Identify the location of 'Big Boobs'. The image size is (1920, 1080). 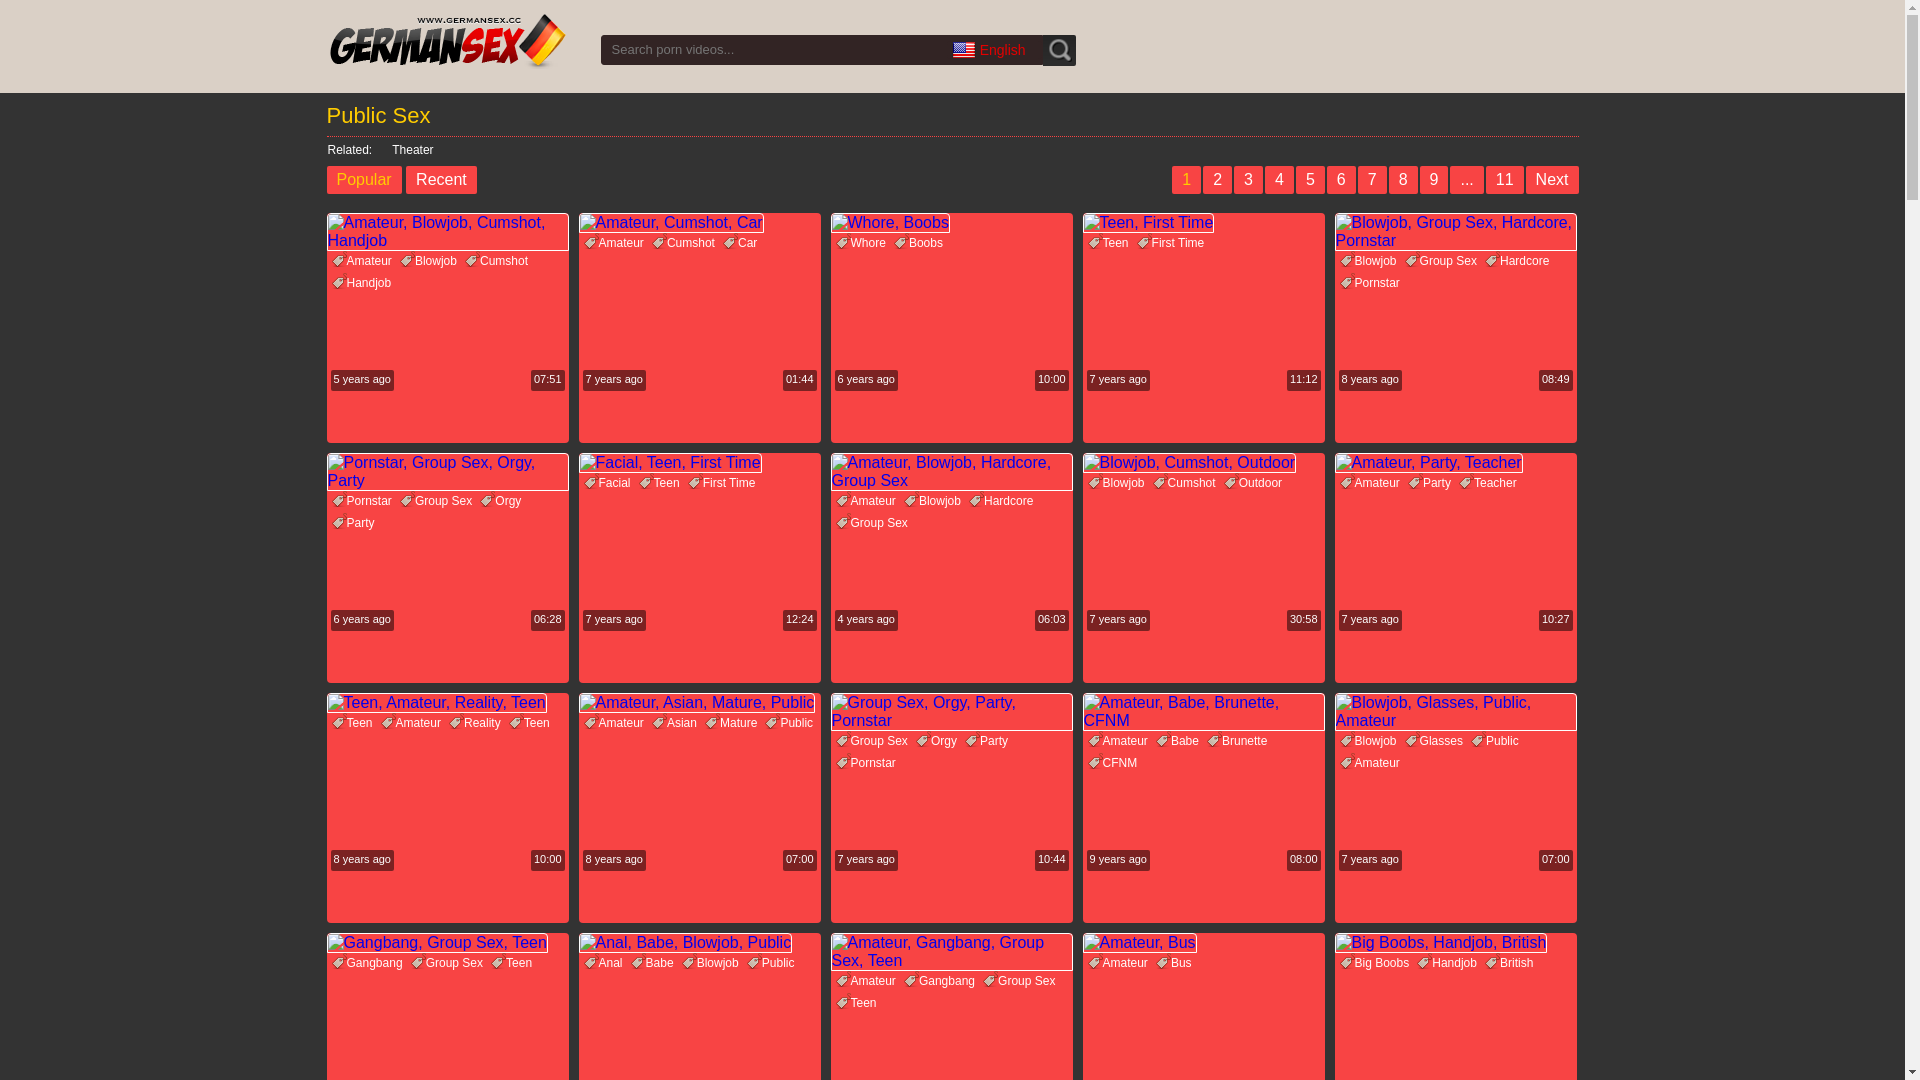
(1376, 962).